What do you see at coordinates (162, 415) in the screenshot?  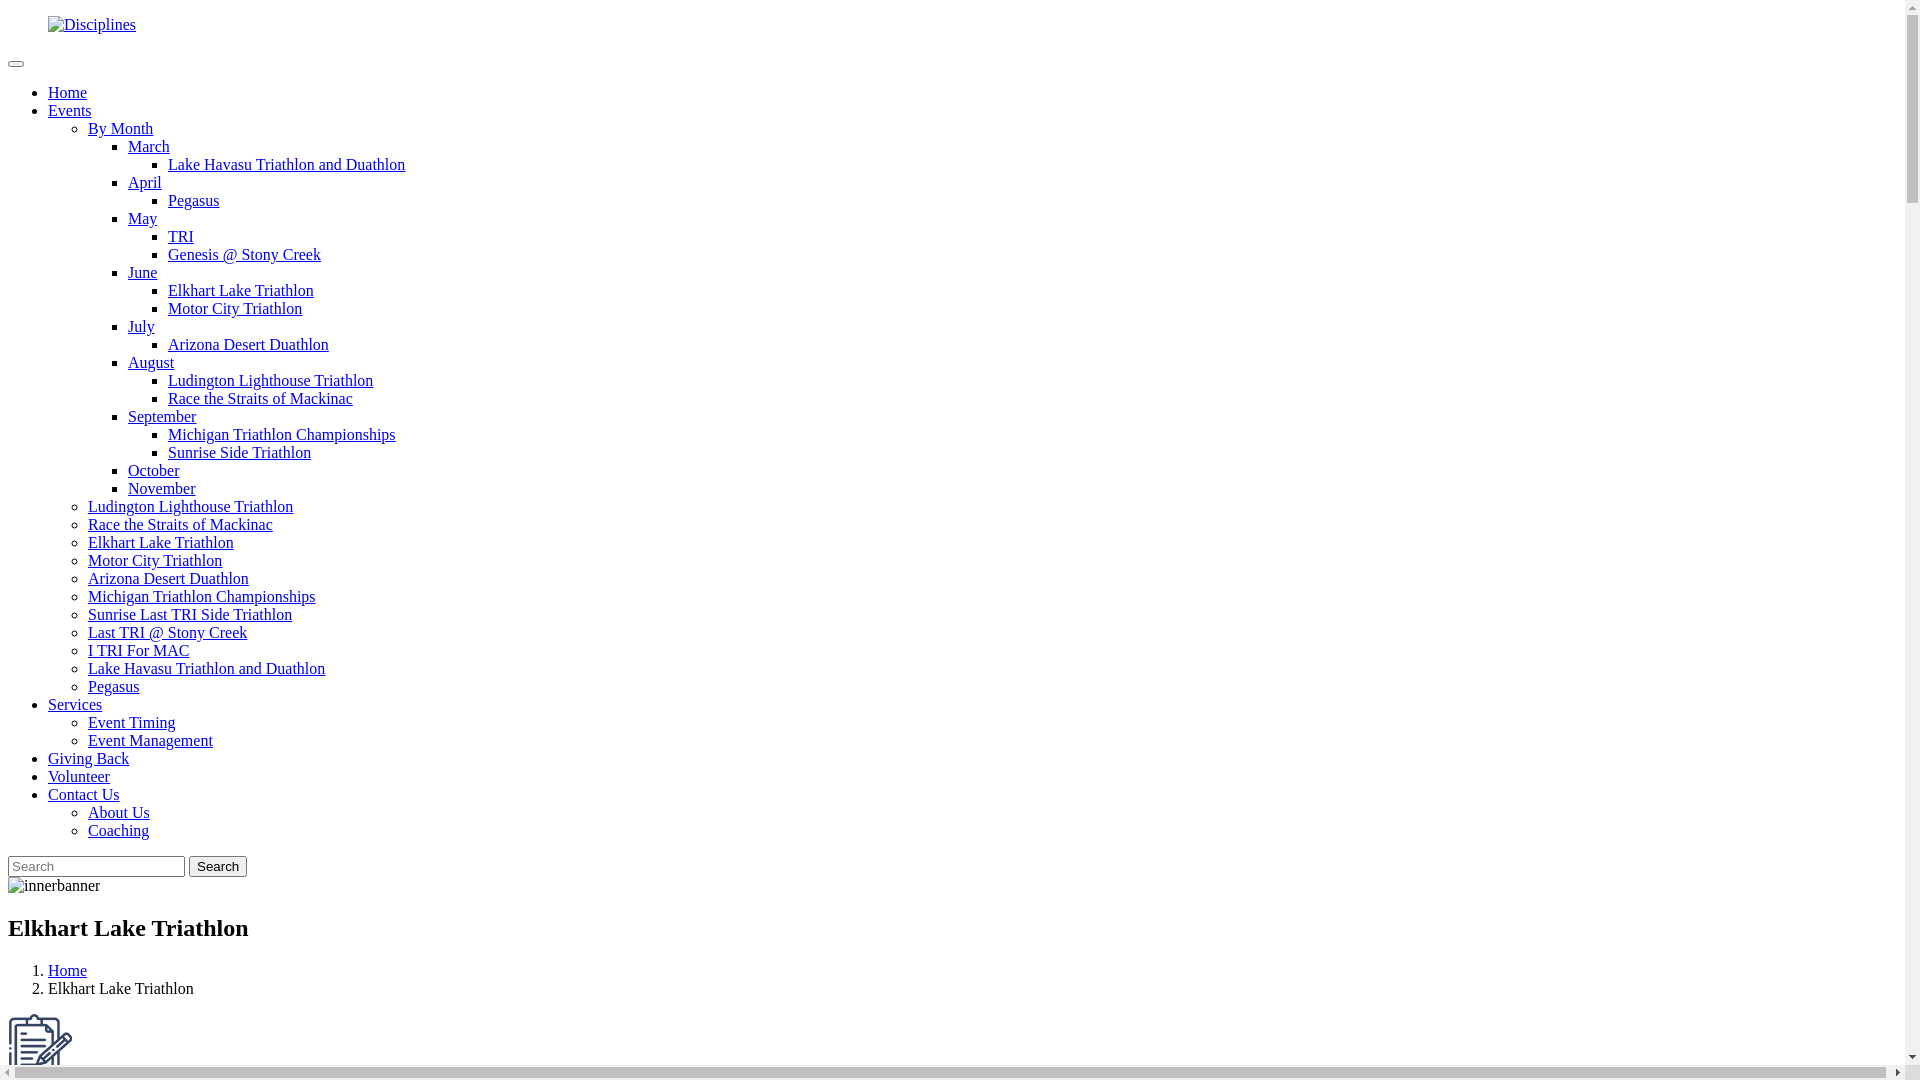 I see `'September'` at bounding box center [162, 415].